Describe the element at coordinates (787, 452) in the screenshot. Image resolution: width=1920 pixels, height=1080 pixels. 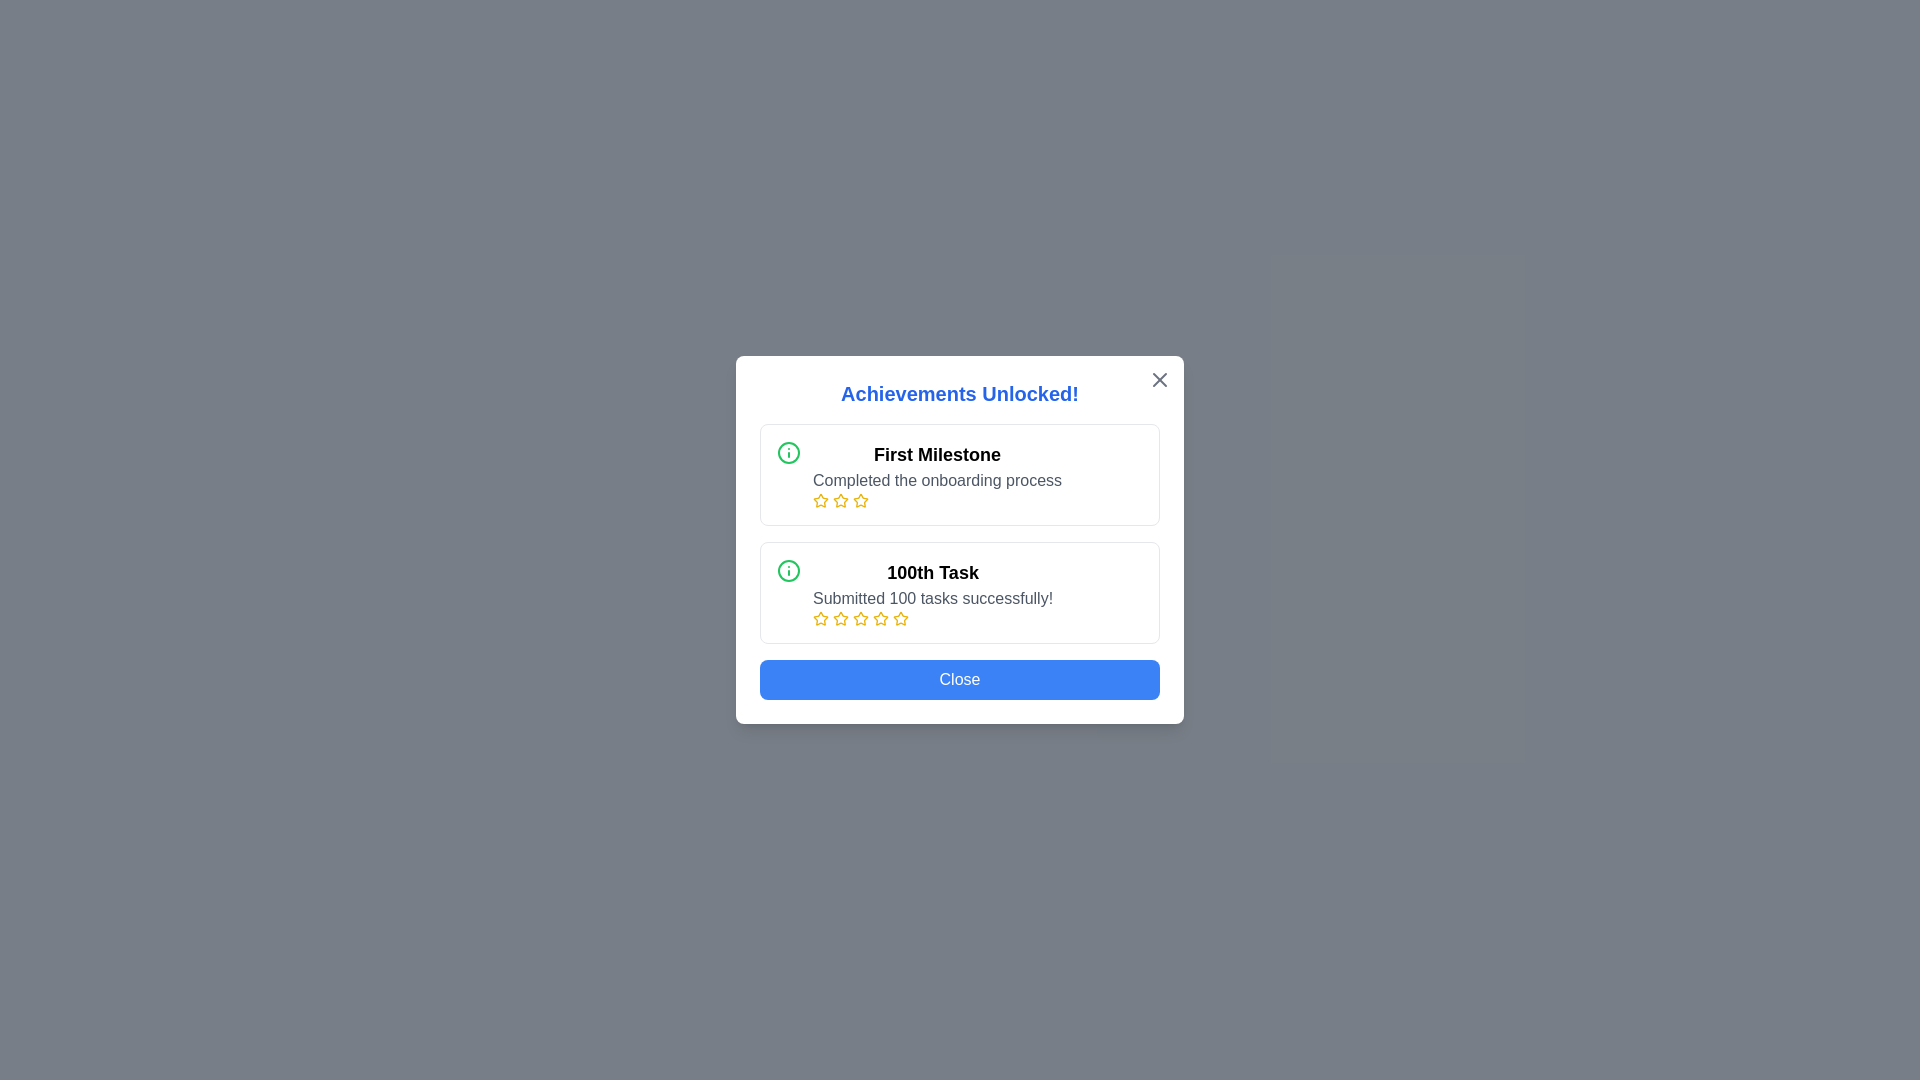
I see `the informational symbol icon located at the top left corner inside the 'First Milestone' achievement card` at that location.